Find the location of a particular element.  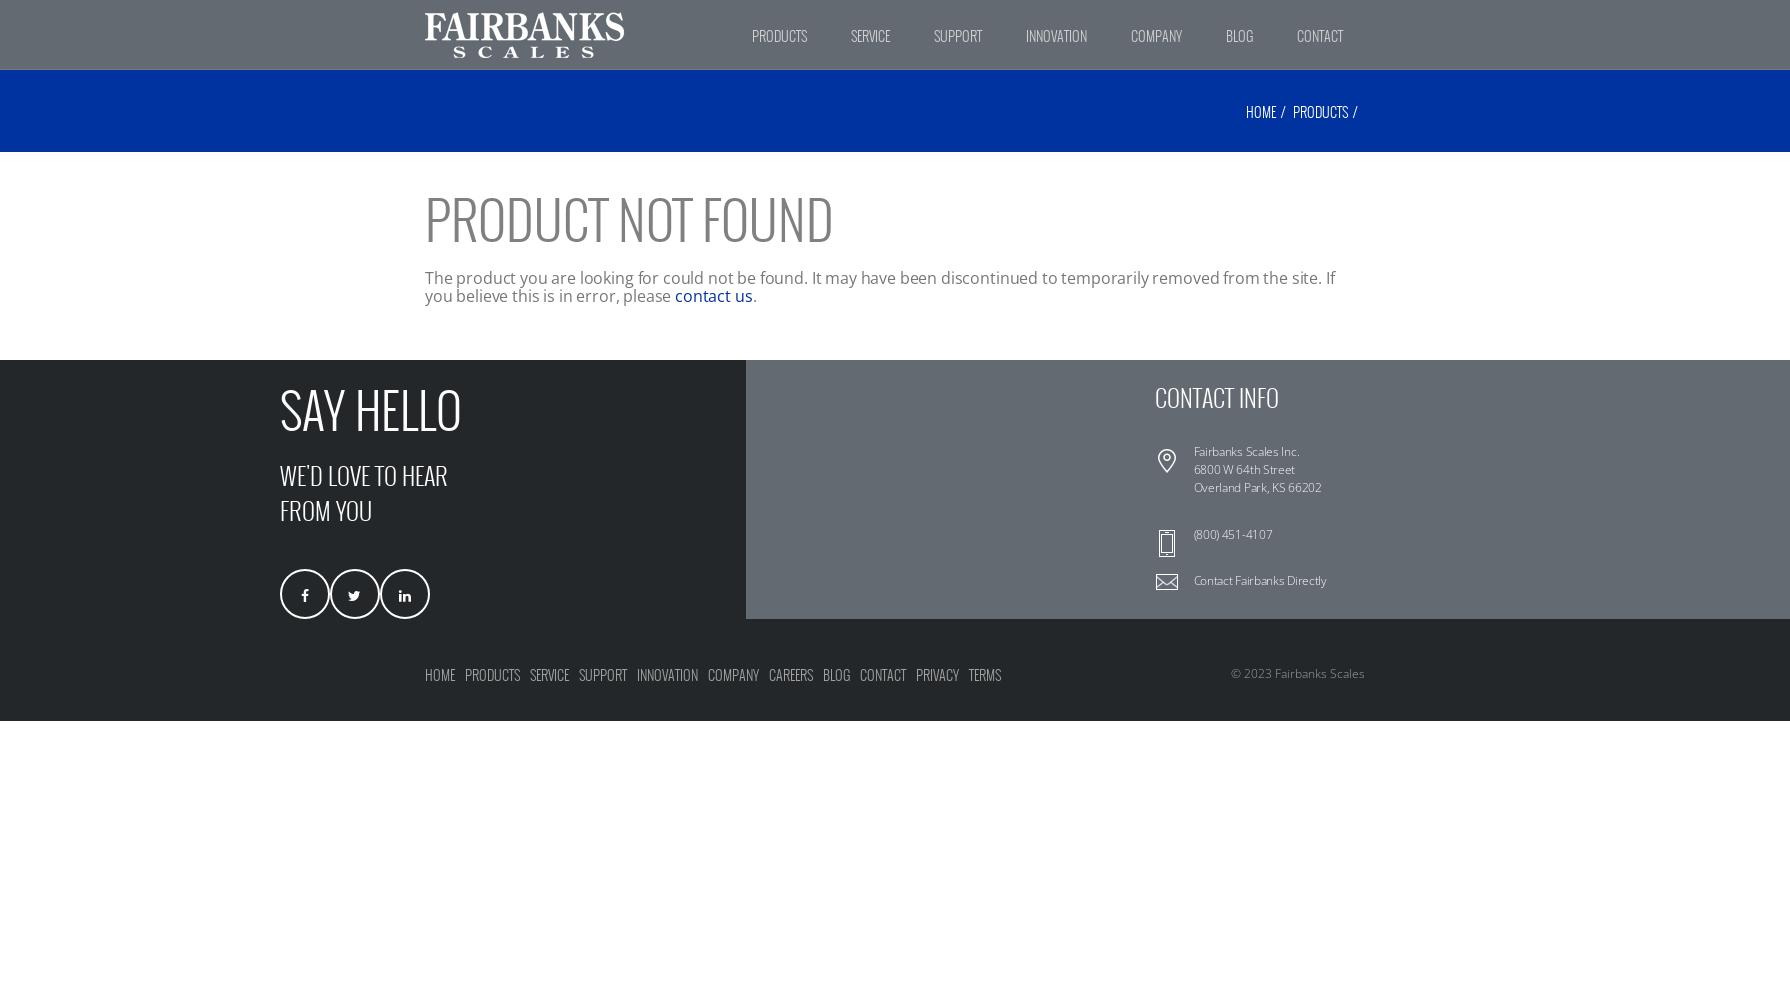

'Company' is located at coordinates (706, 675).